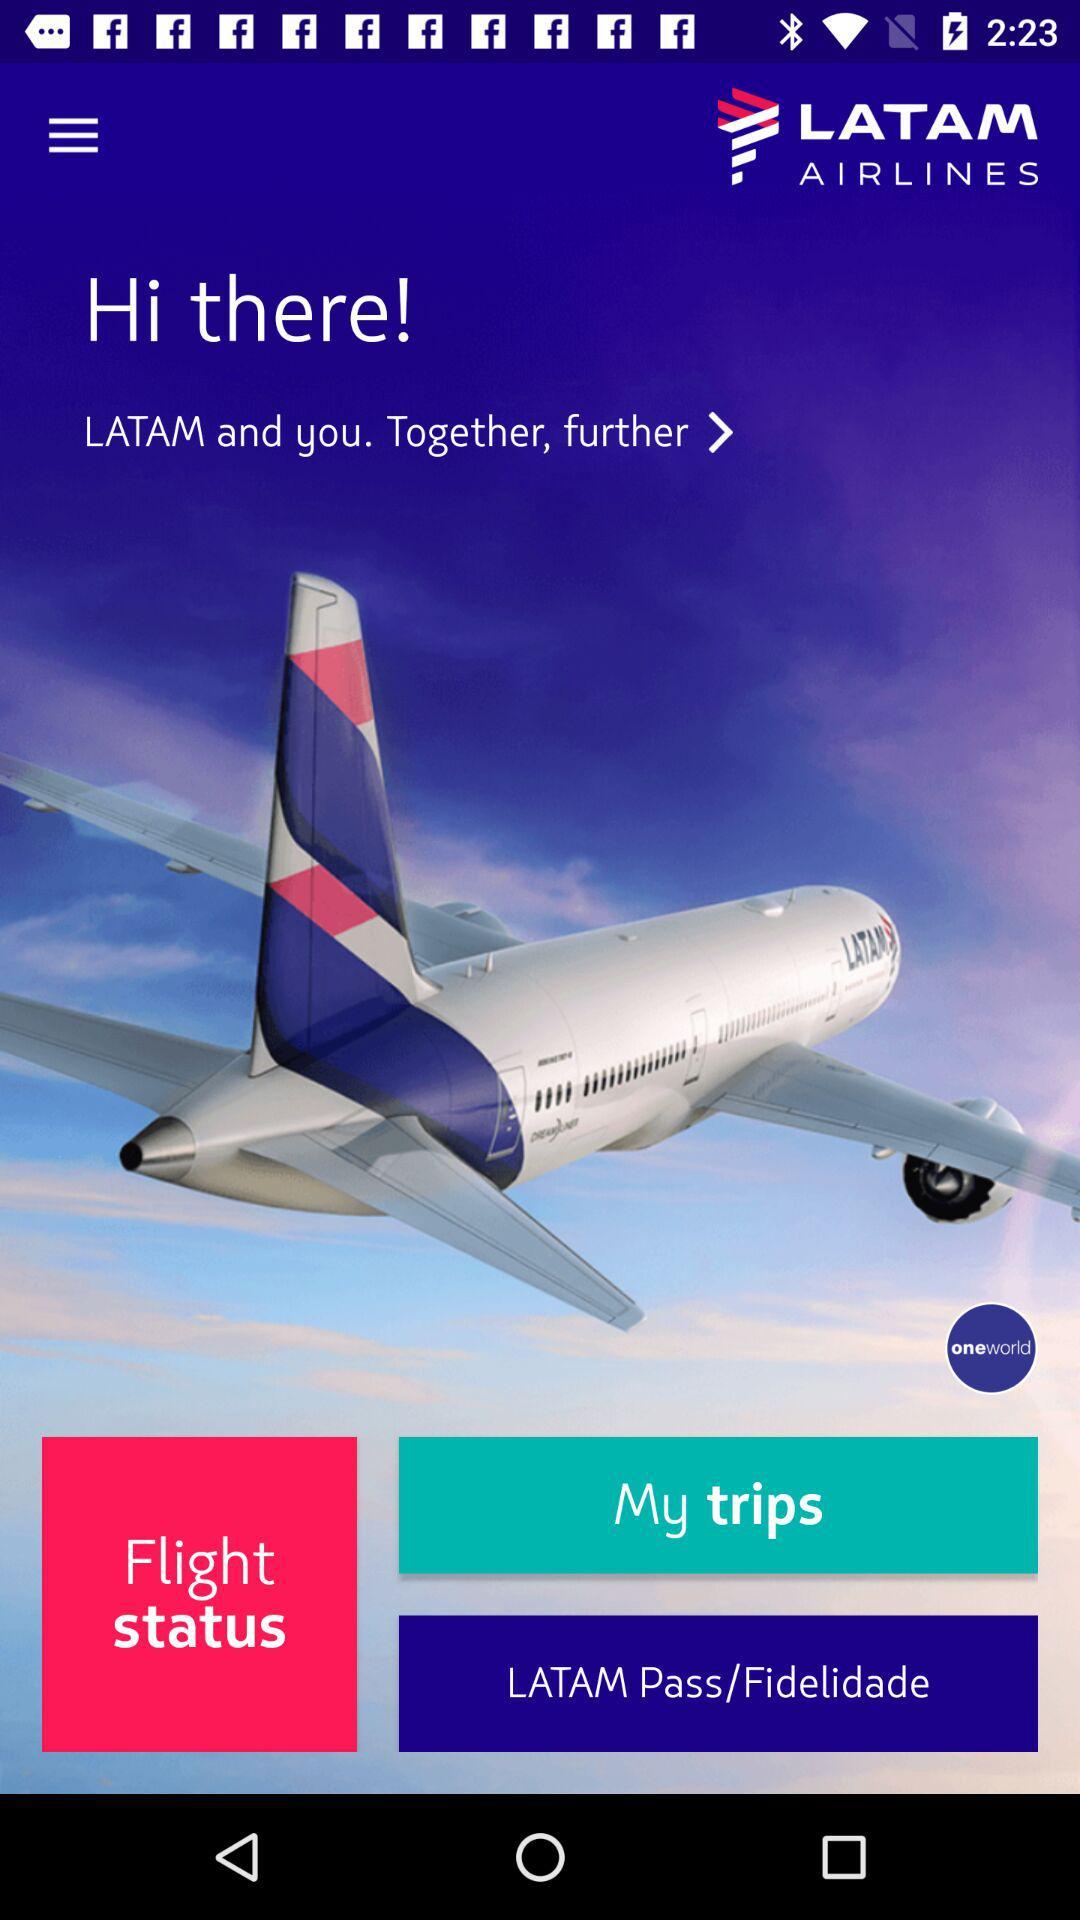 Image resolution: width=1080 pixels, height=1920 pixels. I want to click on the item to the right of the flight, so click(717, 1682).